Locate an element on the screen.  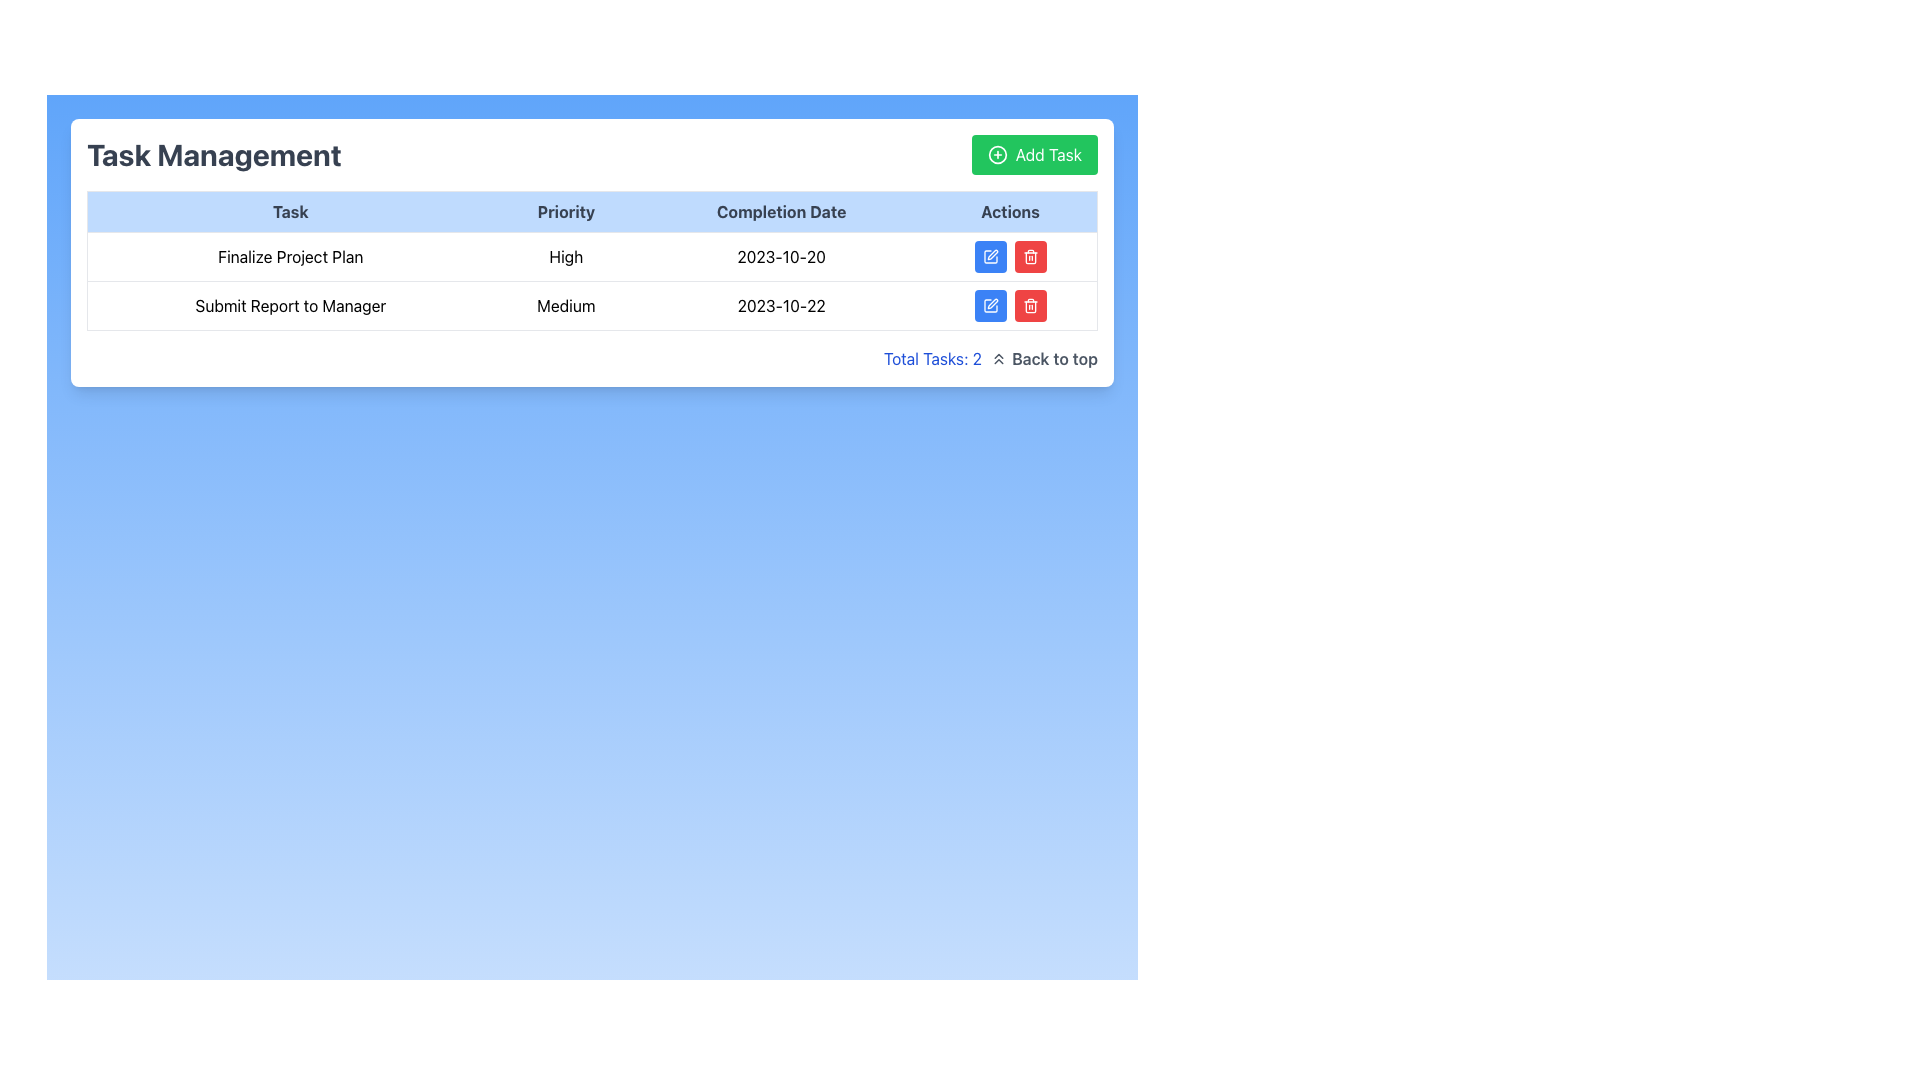
the blue circular button containing the pen icon is located at coordinates (990, 256).